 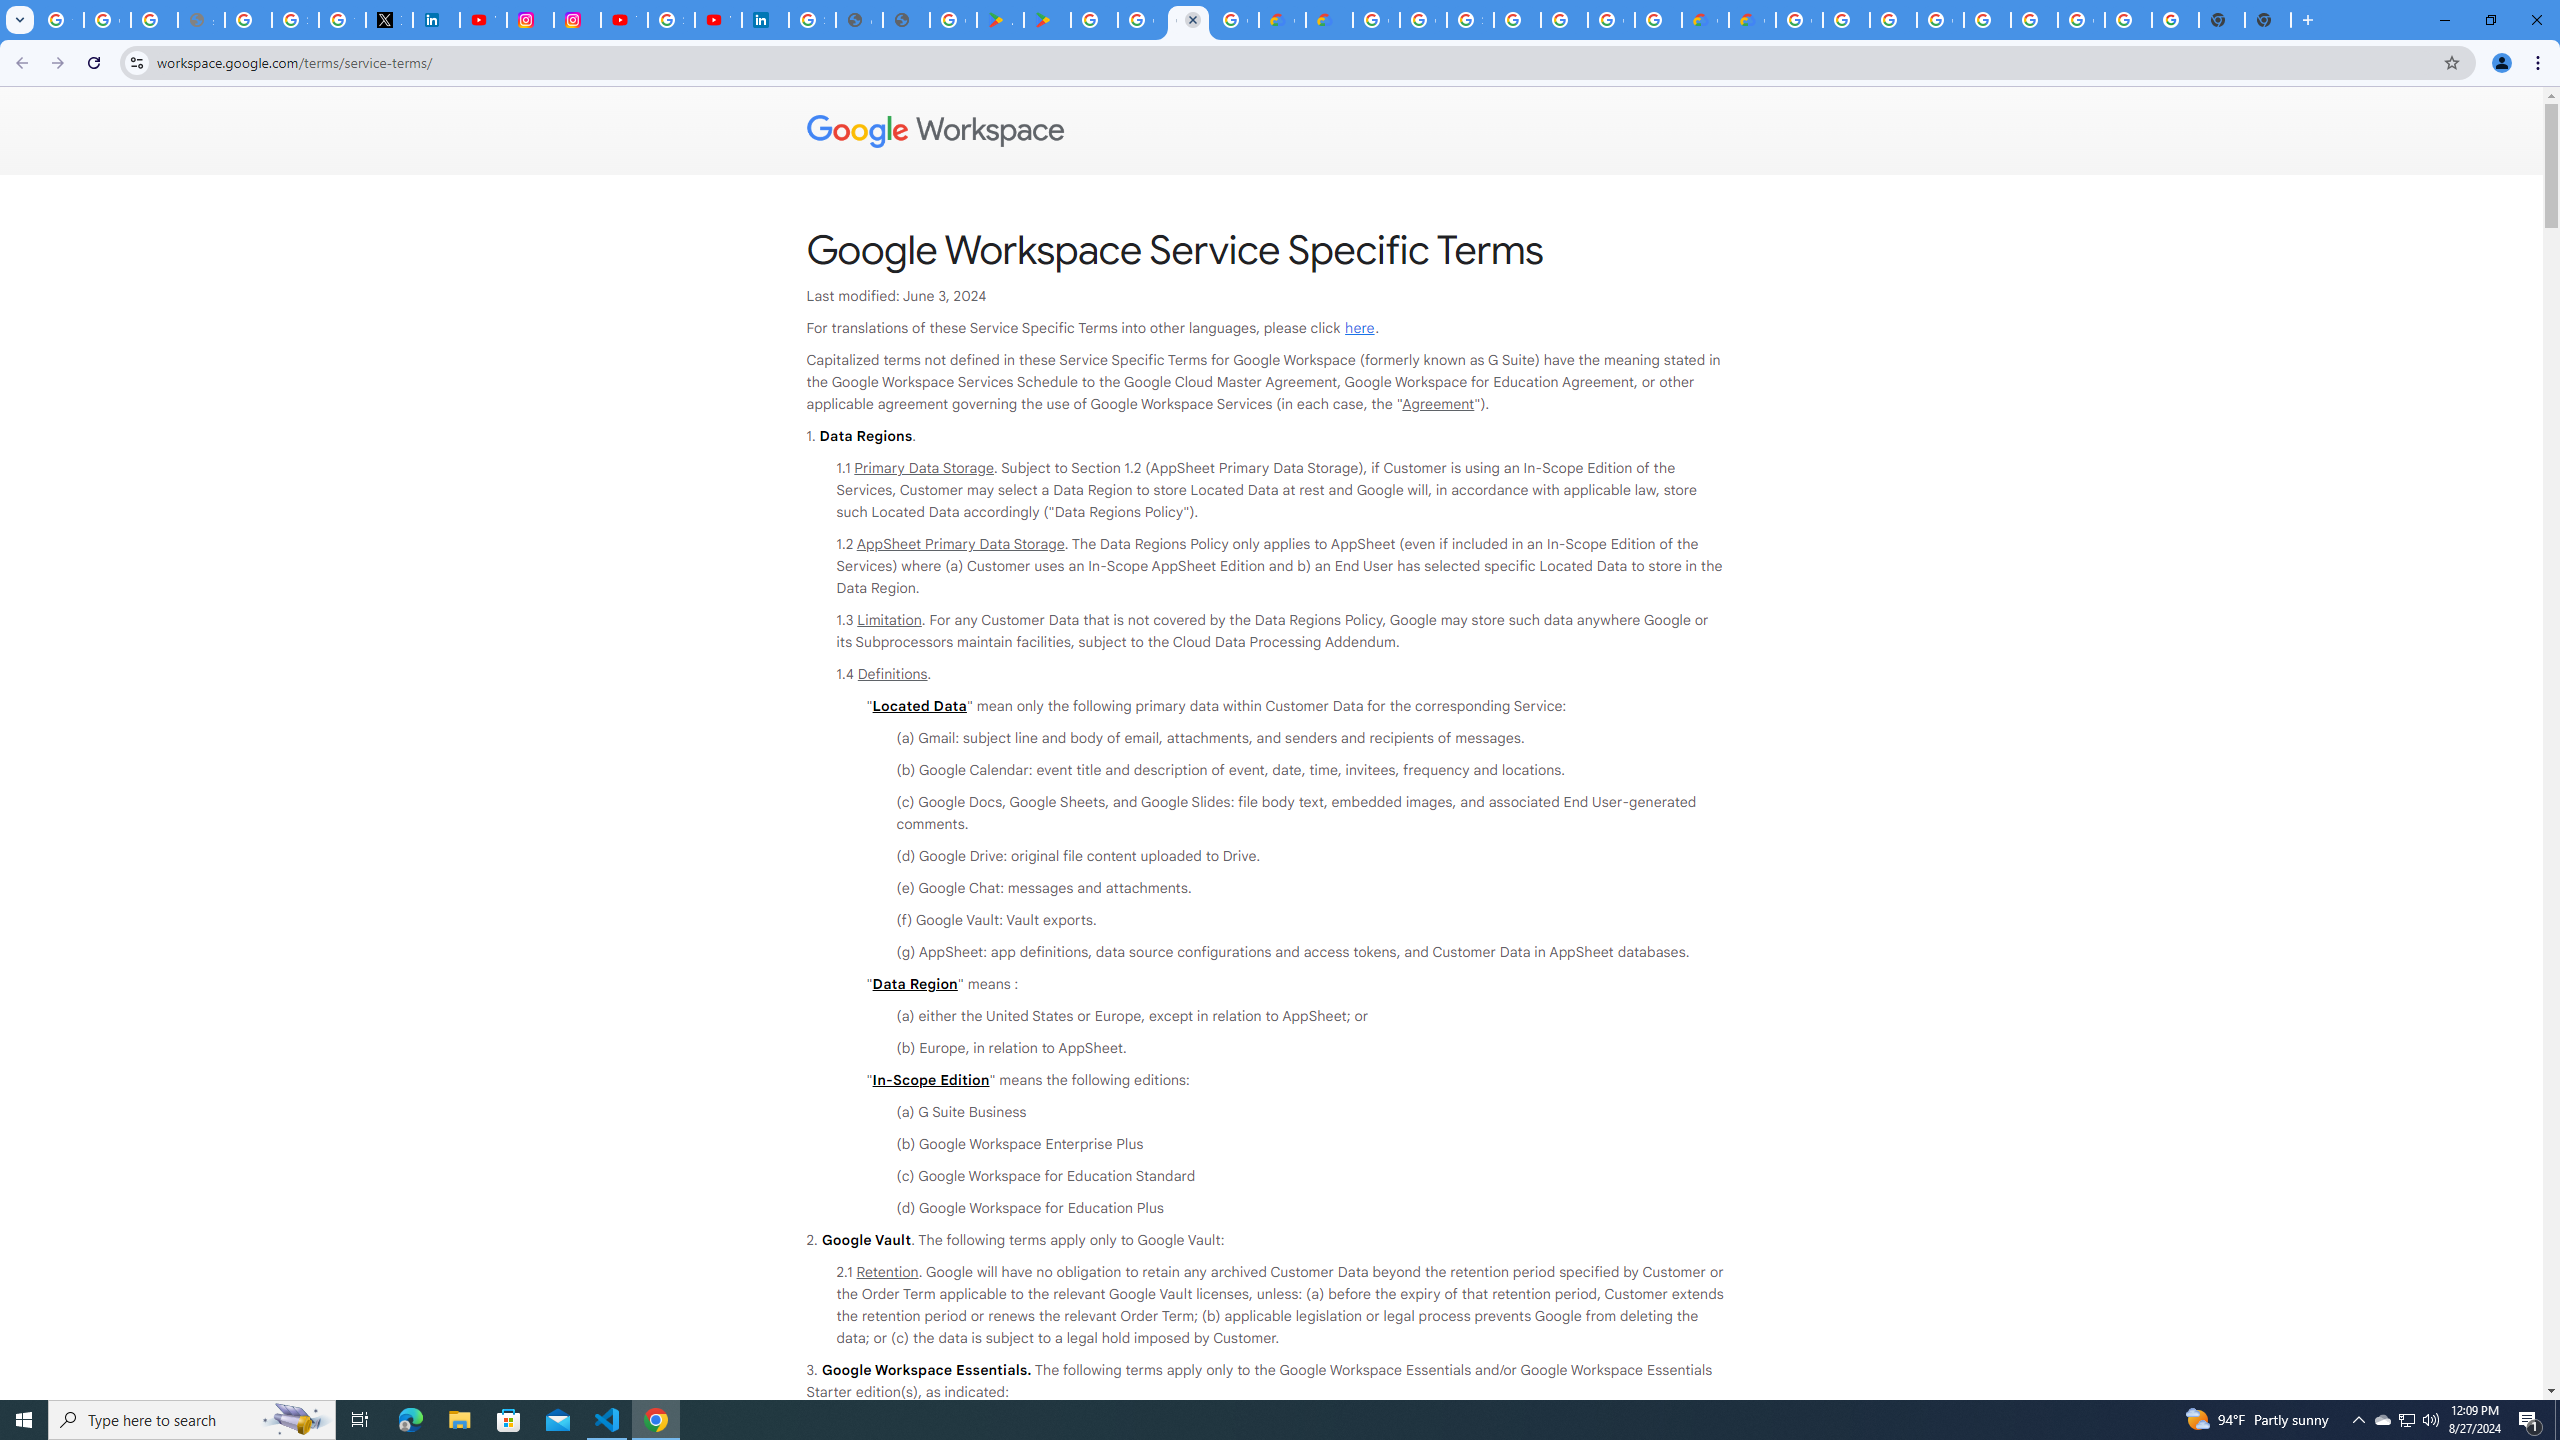 What do you see at coordinates (1358, 328) in the screenshot?
I see `'here'` at bounding box center [1358, 328].